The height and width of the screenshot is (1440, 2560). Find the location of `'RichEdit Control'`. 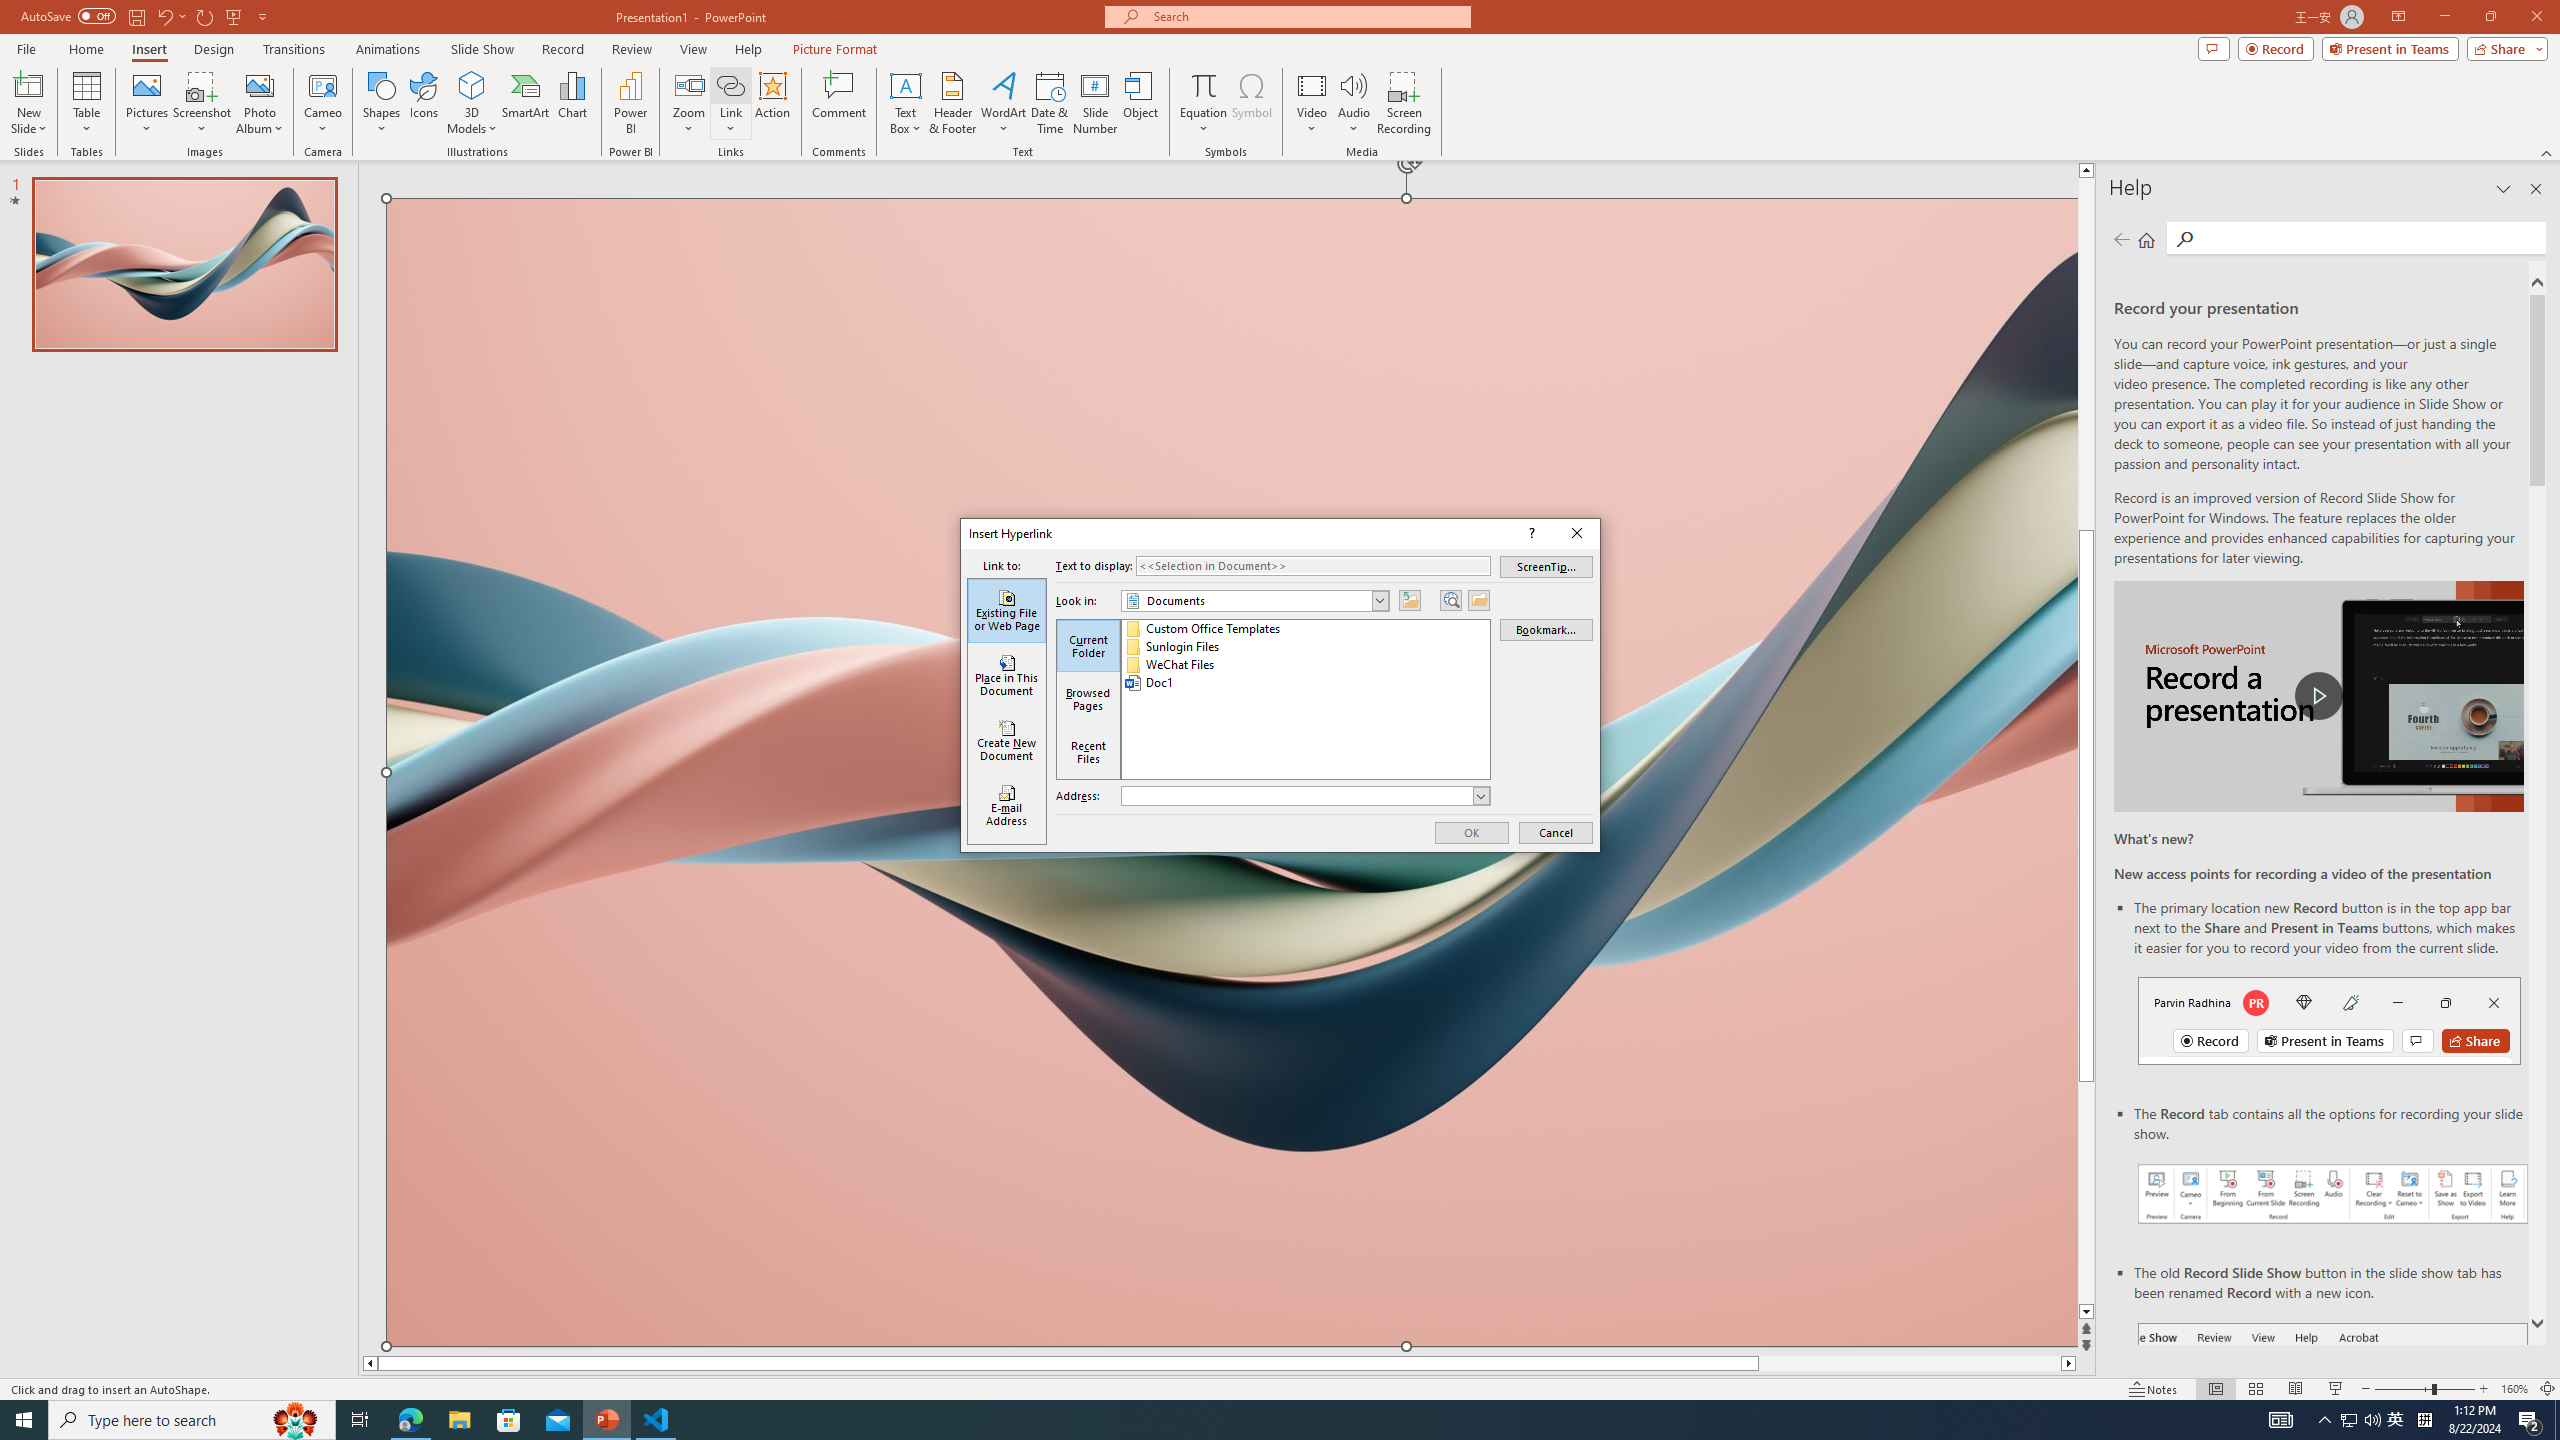

'RichEdit Control' is located at coordinates (1296, 796).